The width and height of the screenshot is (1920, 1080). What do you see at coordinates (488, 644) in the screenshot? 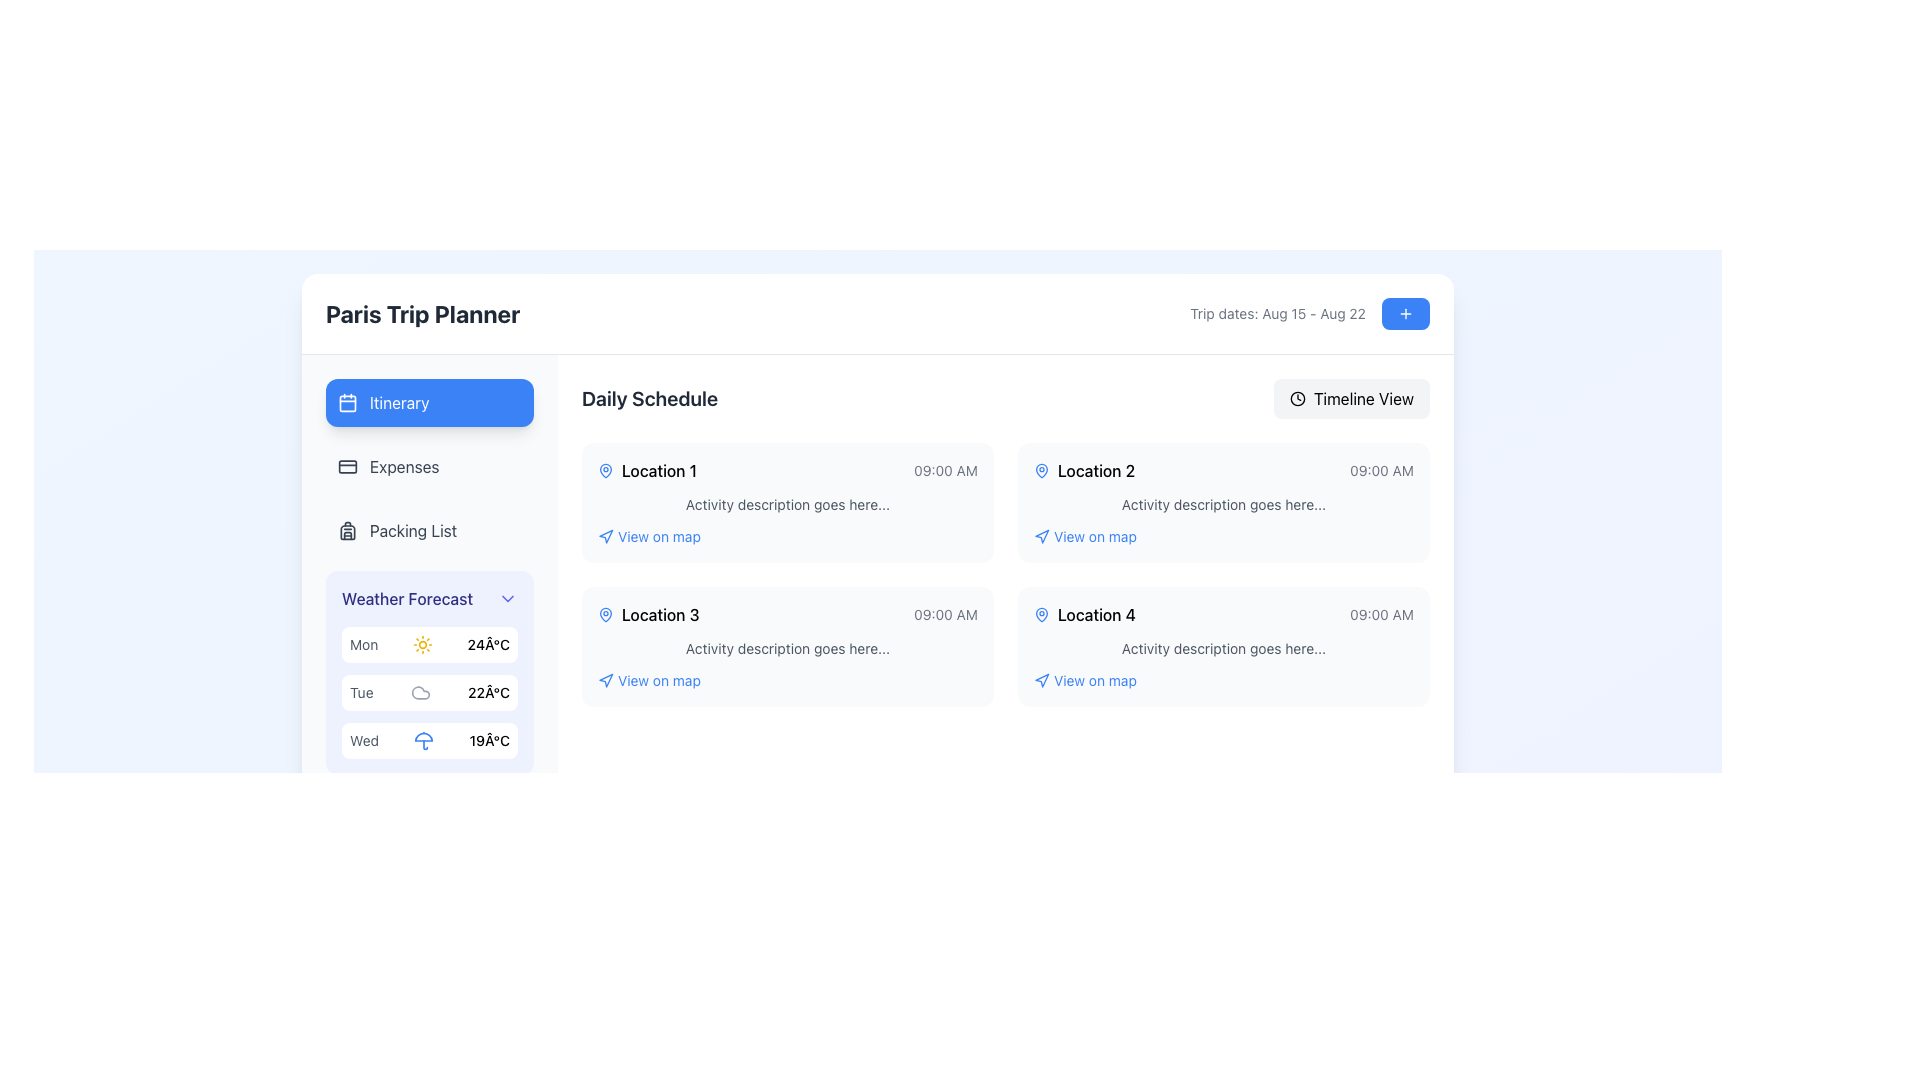
I see `the temperature forecast Text label for Monday located in the weather forecast section, positioned to the right of the sun icon for clear weather` at bounding box center [488, 644].